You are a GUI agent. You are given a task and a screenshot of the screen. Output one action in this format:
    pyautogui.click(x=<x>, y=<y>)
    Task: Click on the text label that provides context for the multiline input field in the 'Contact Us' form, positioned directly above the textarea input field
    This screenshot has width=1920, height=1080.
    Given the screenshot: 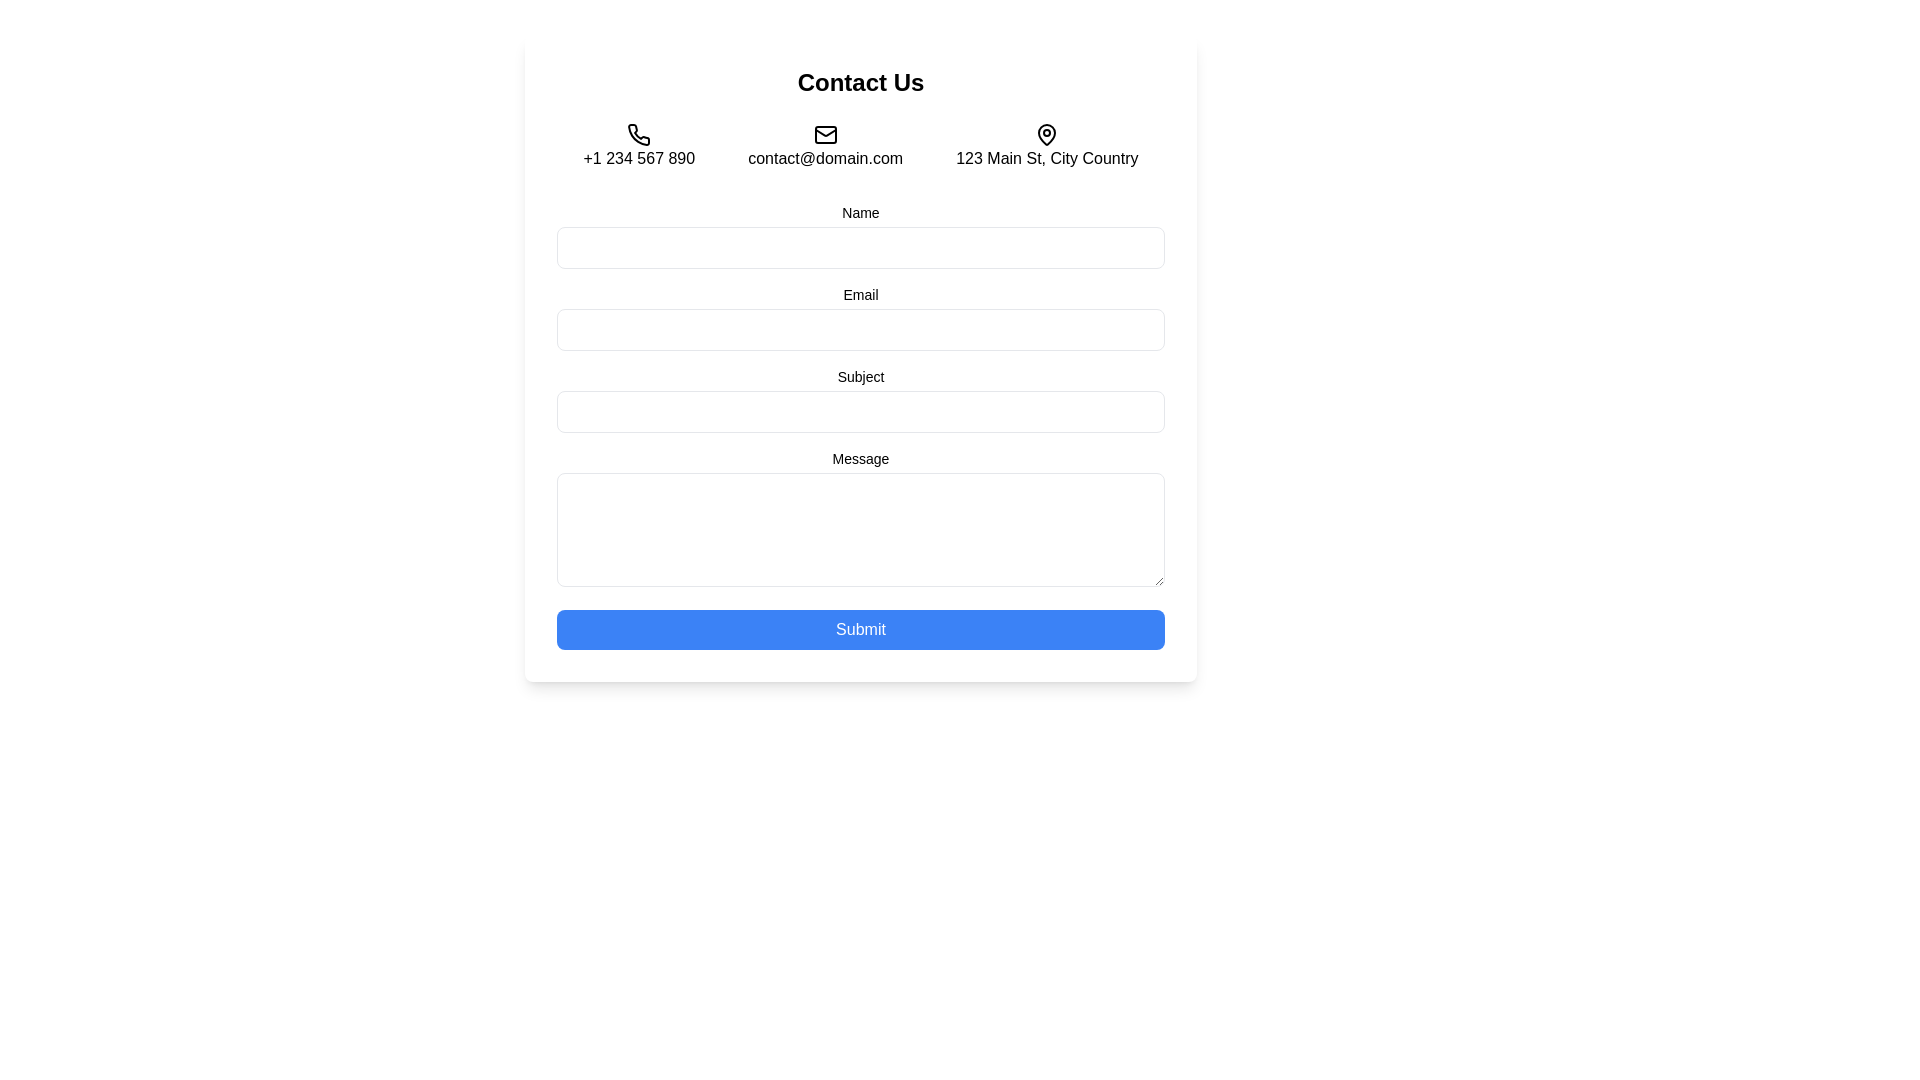 What is the action you would take?
    pyautogui.click(x=860, y=459)
    